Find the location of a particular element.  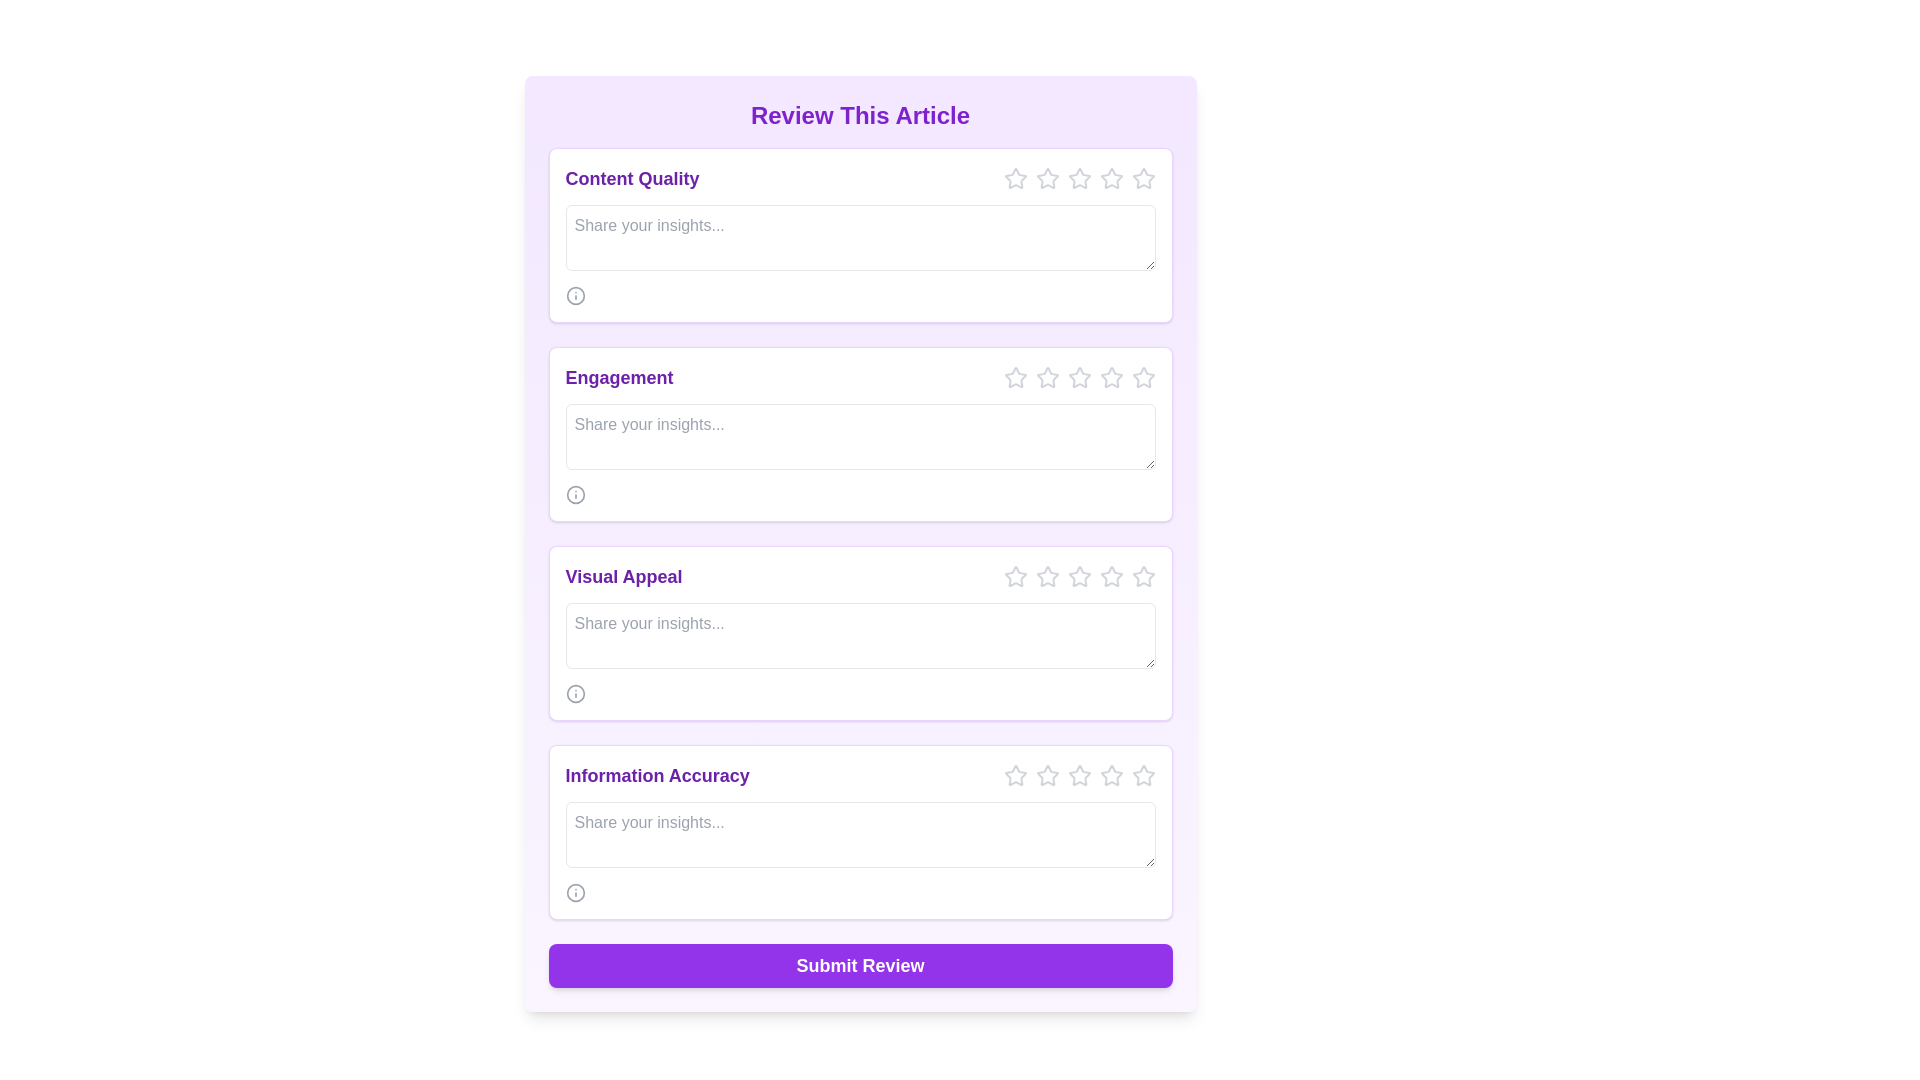

the first gray hollow star icon in the Content Quality section to rate it is located at coordinates (1046, 177).